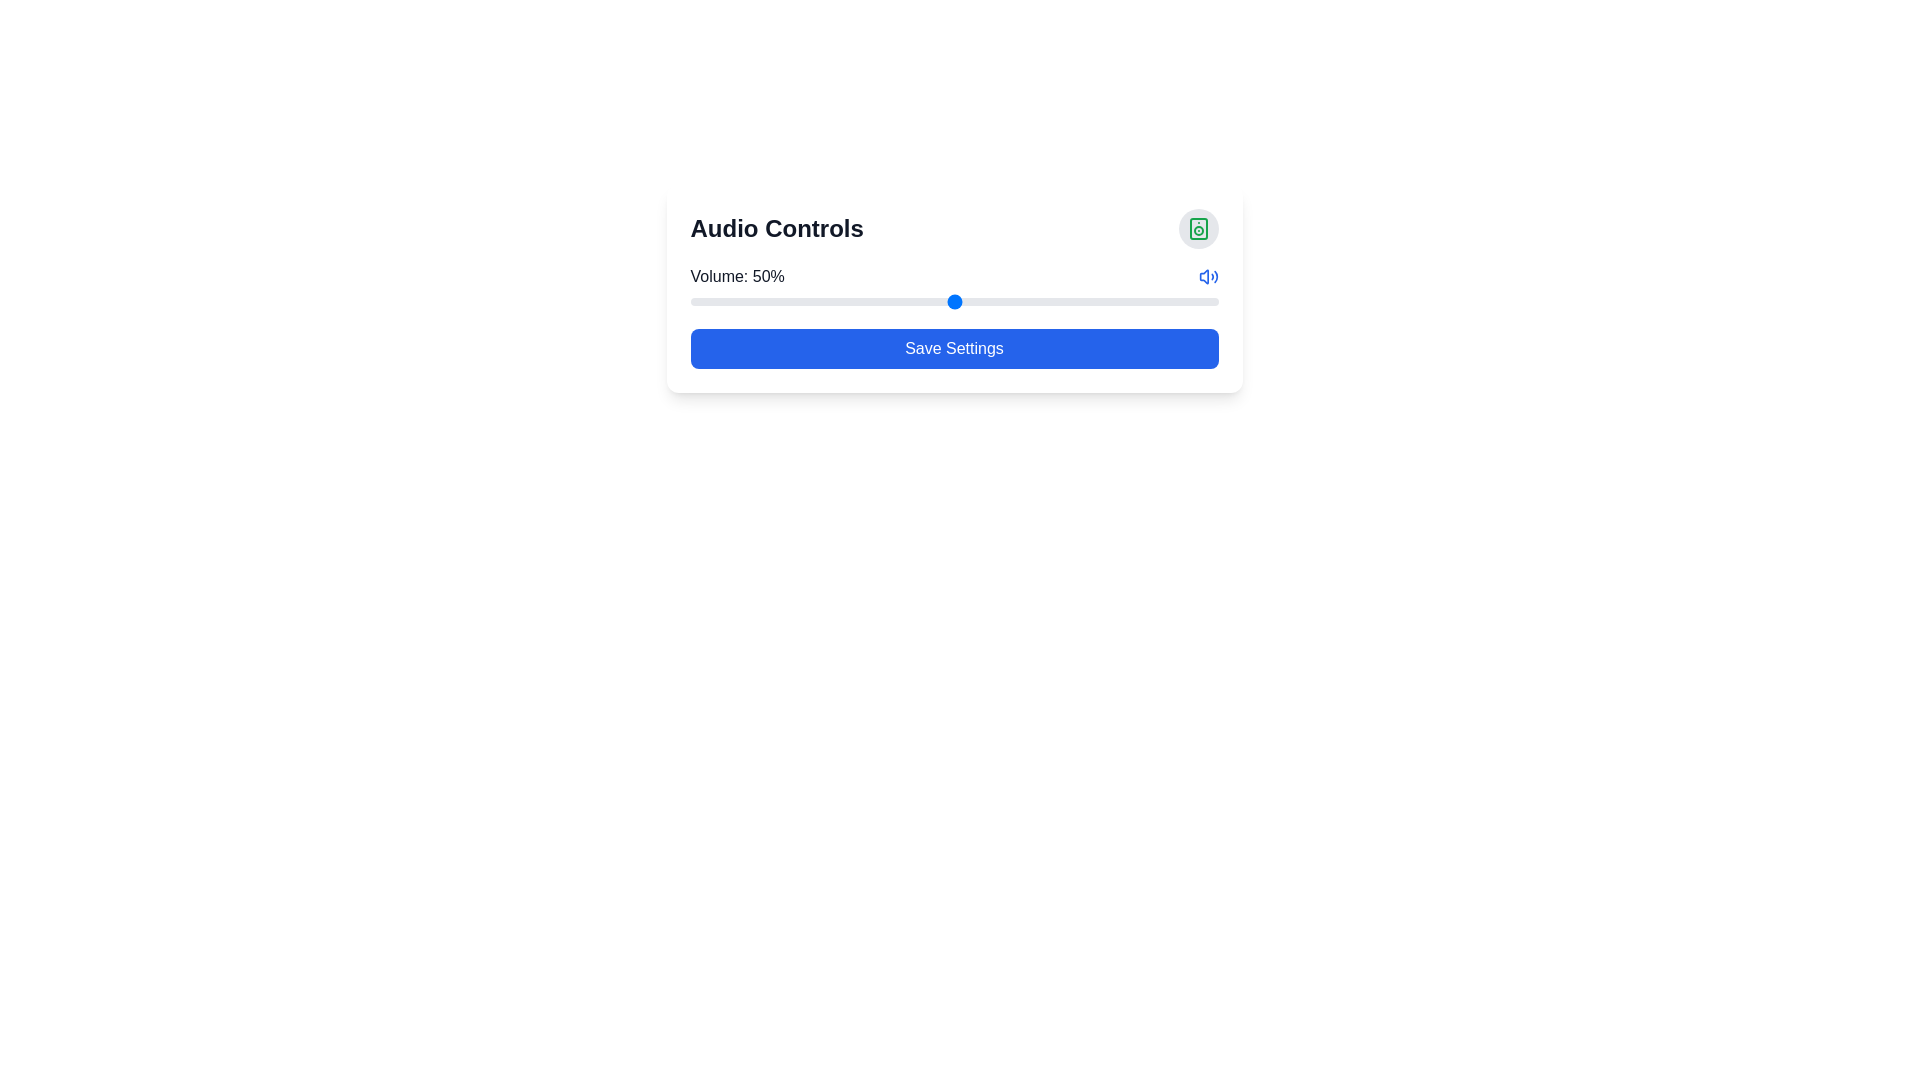  I want to click on the blue speaker-related icon positioned immediately to the right of the text 'Volume: 50%' in the audio volume controls interface, so click(1207, 277).